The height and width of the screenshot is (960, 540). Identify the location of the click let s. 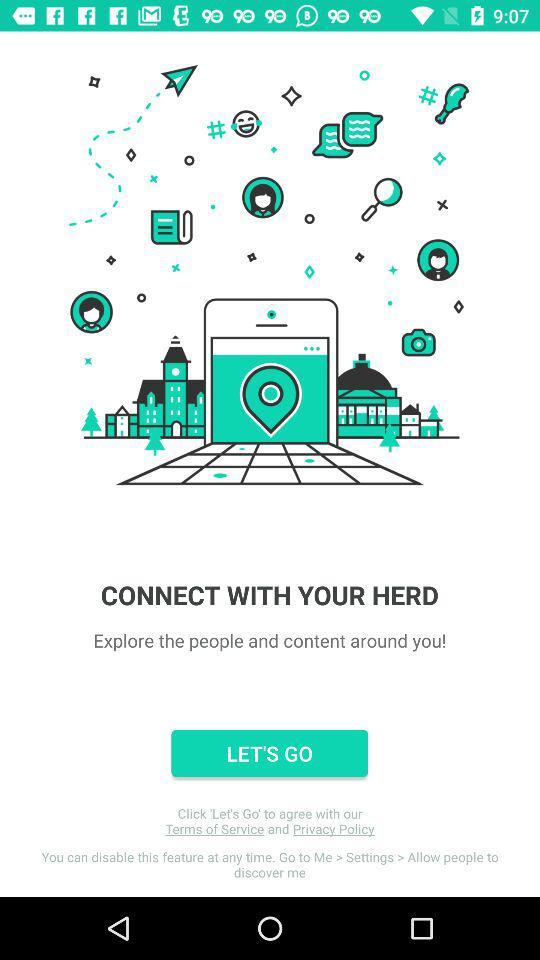
(270, 821).